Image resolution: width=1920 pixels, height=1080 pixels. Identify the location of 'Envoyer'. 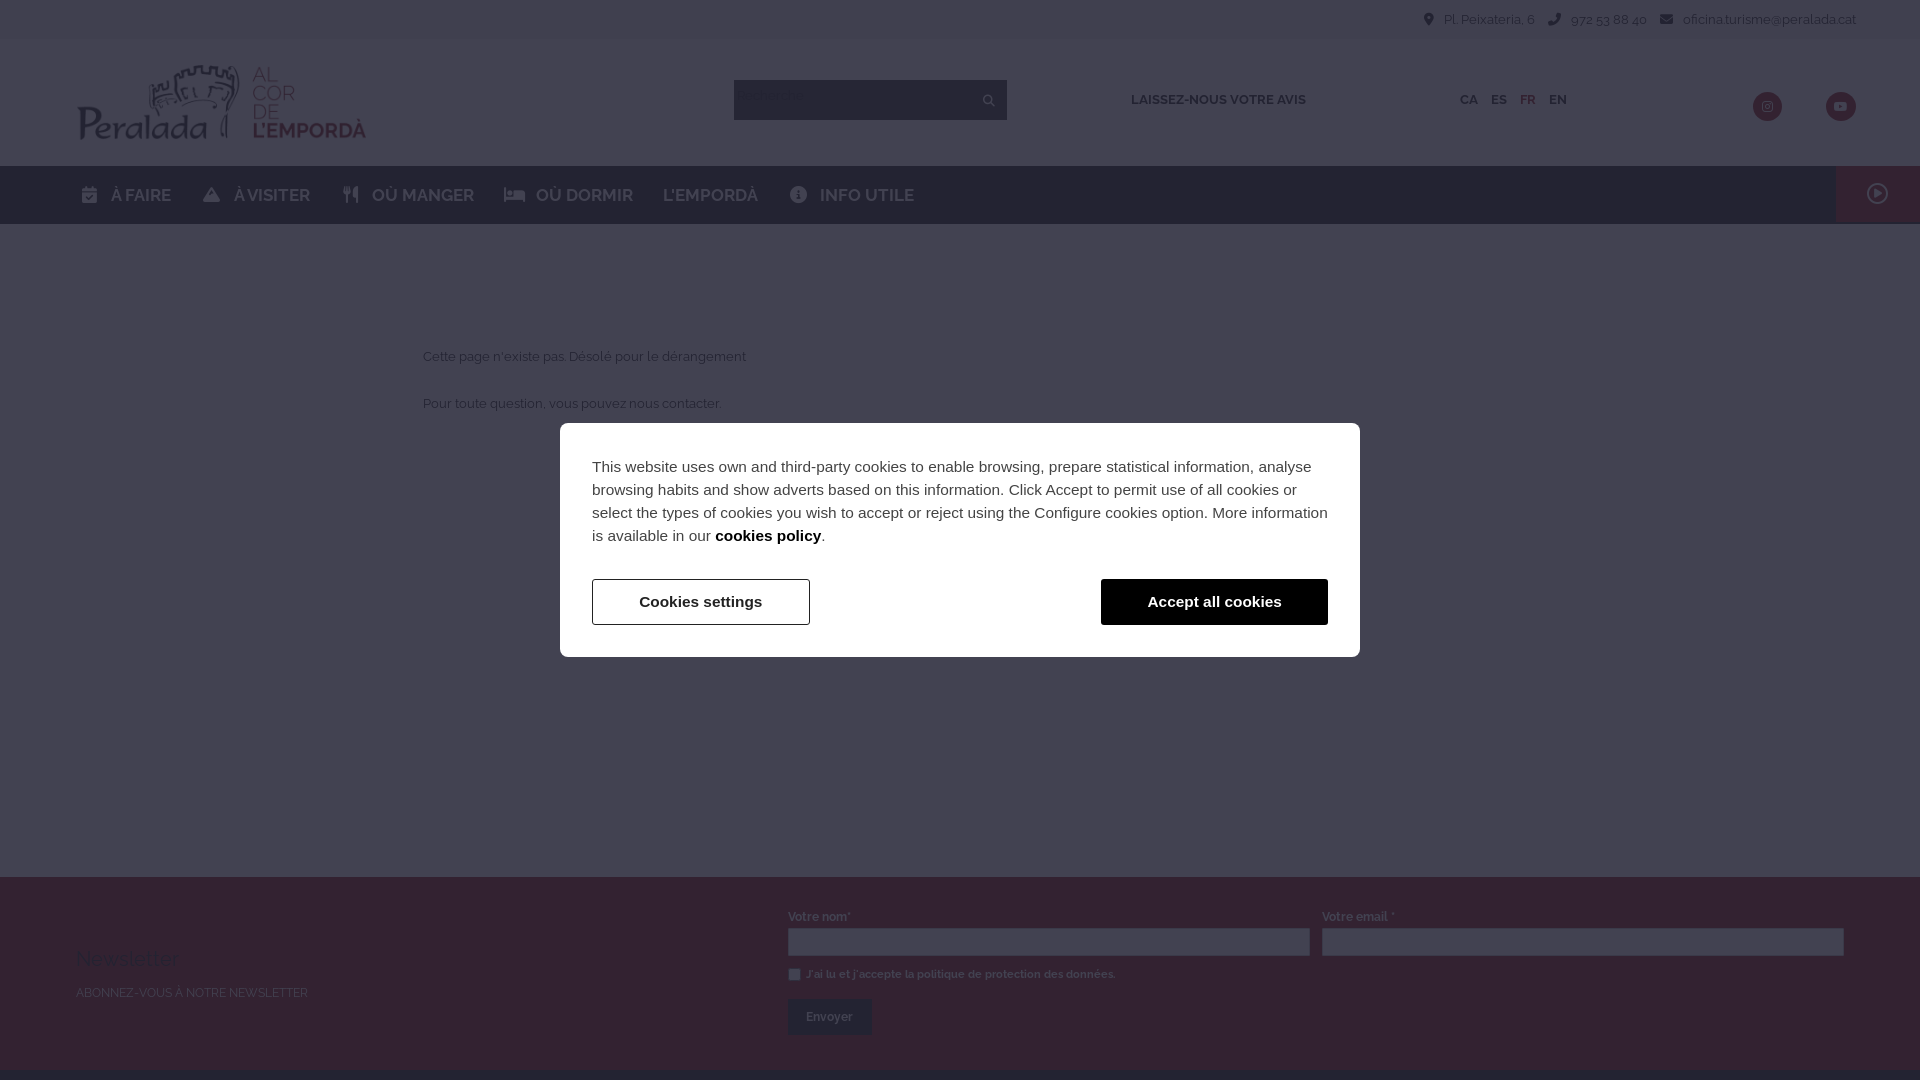
(830, 1017).